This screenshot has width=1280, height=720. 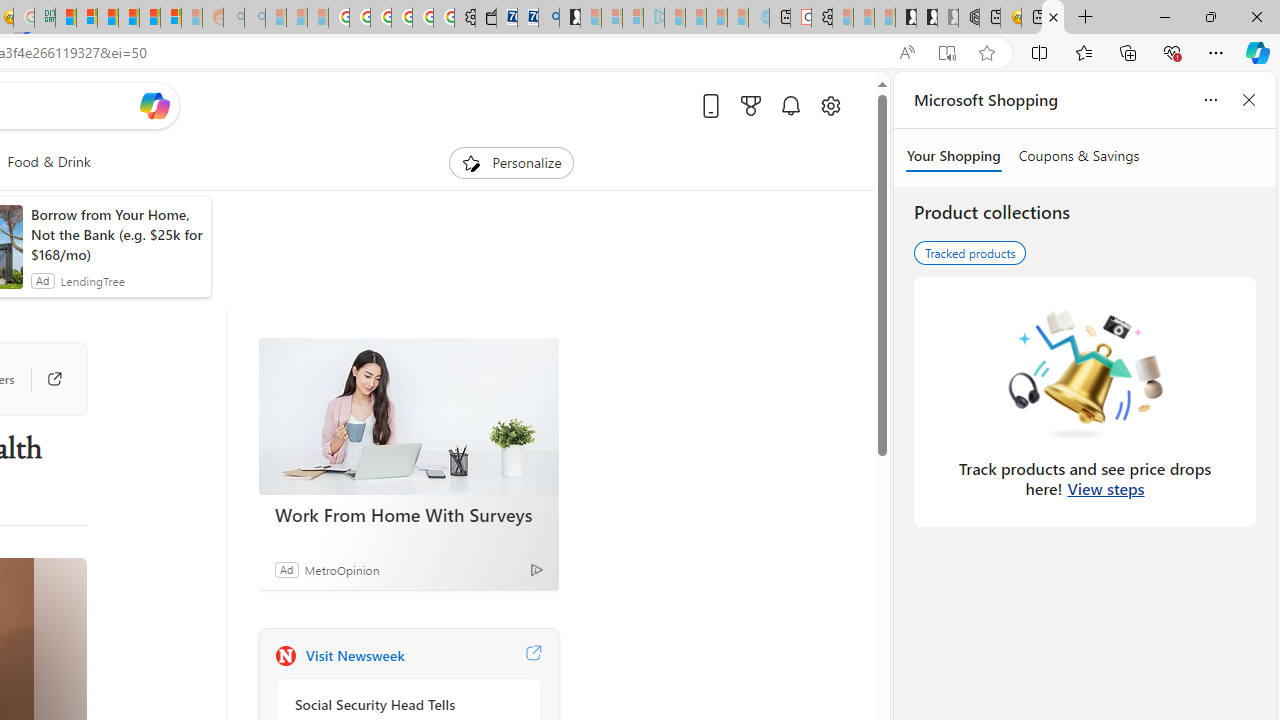 What do you see at coordinates (253, 17) in the screenshot?
I see `'Utah sues federal government - Search - Sleeping'` at bounding box center [253, 17].